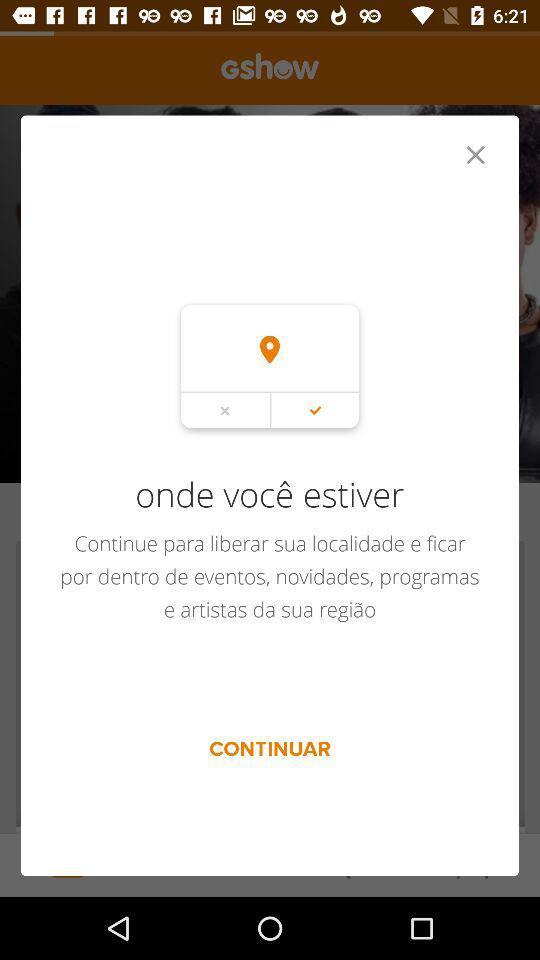 The height and width of the screenshot is (960, 540). What do you see at coordinates (270, 748) in the screenshot?
I see `the continuar` at bounding box center [270, 748].